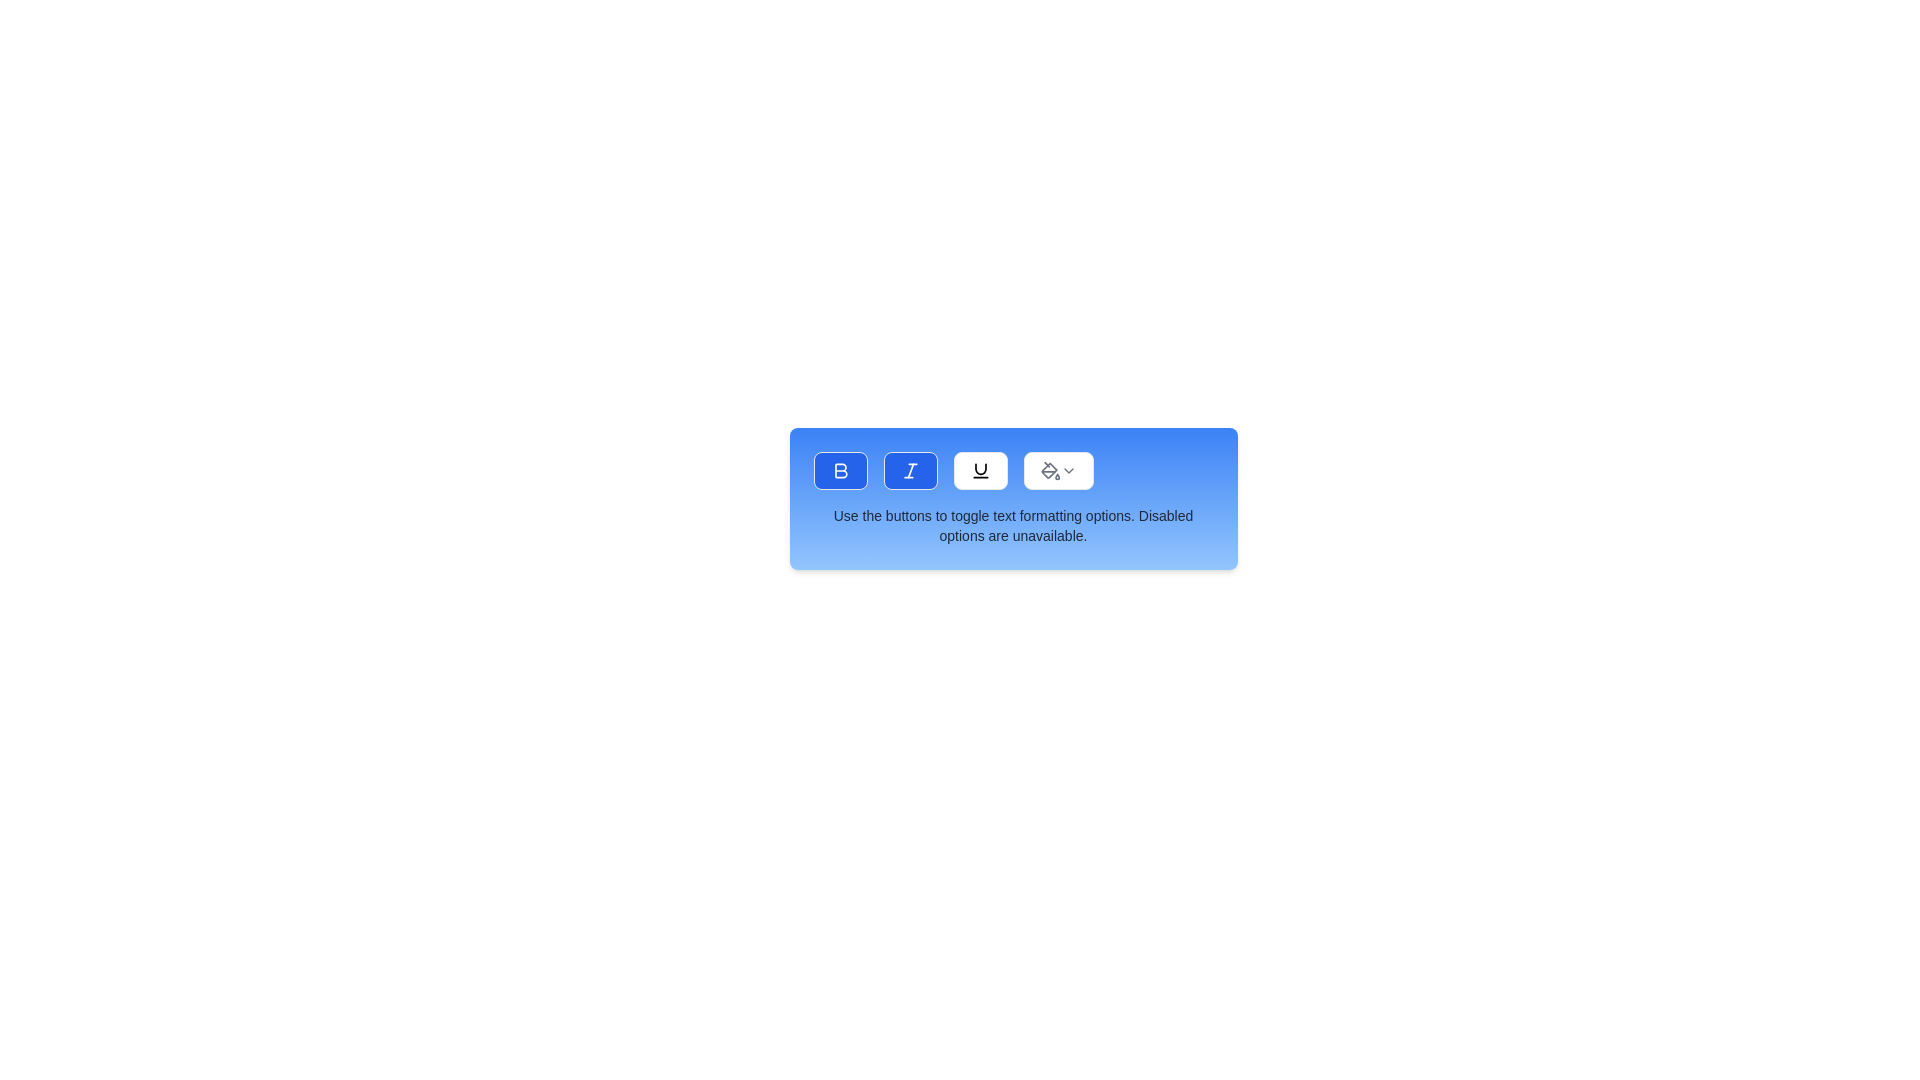 The image size is (1920, 1080). Describe the element at coordinates (840, 470) in the screenshot. I see `the bold 'B' button inside a small blue box` at that location.